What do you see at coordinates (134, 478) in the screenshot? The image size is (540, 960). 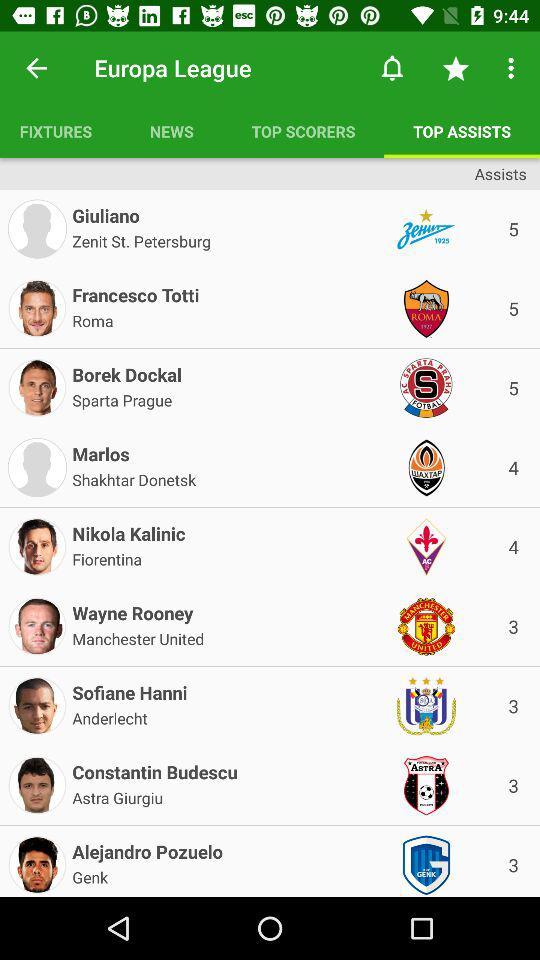 I see `shakhtar donetsk item` at bounding box center [134, 478].